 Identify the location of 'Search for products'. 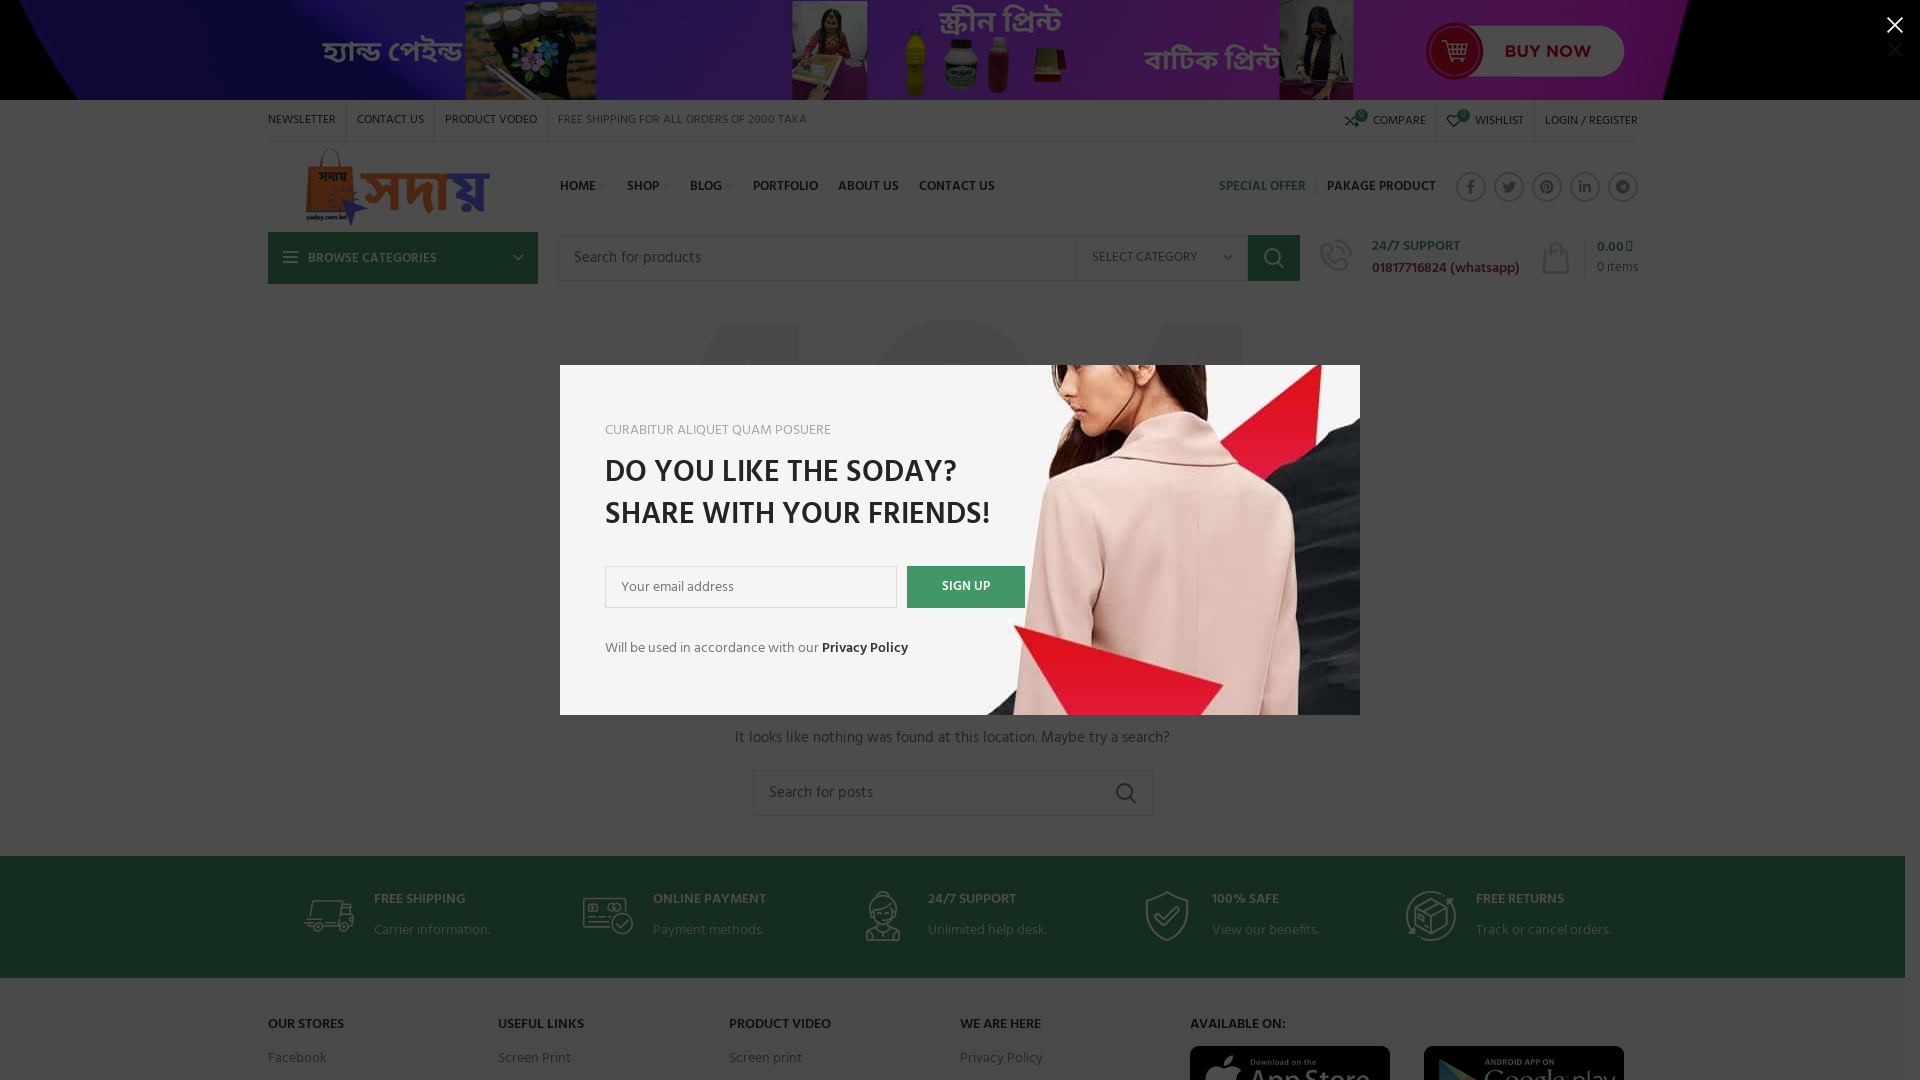
(928, 257).